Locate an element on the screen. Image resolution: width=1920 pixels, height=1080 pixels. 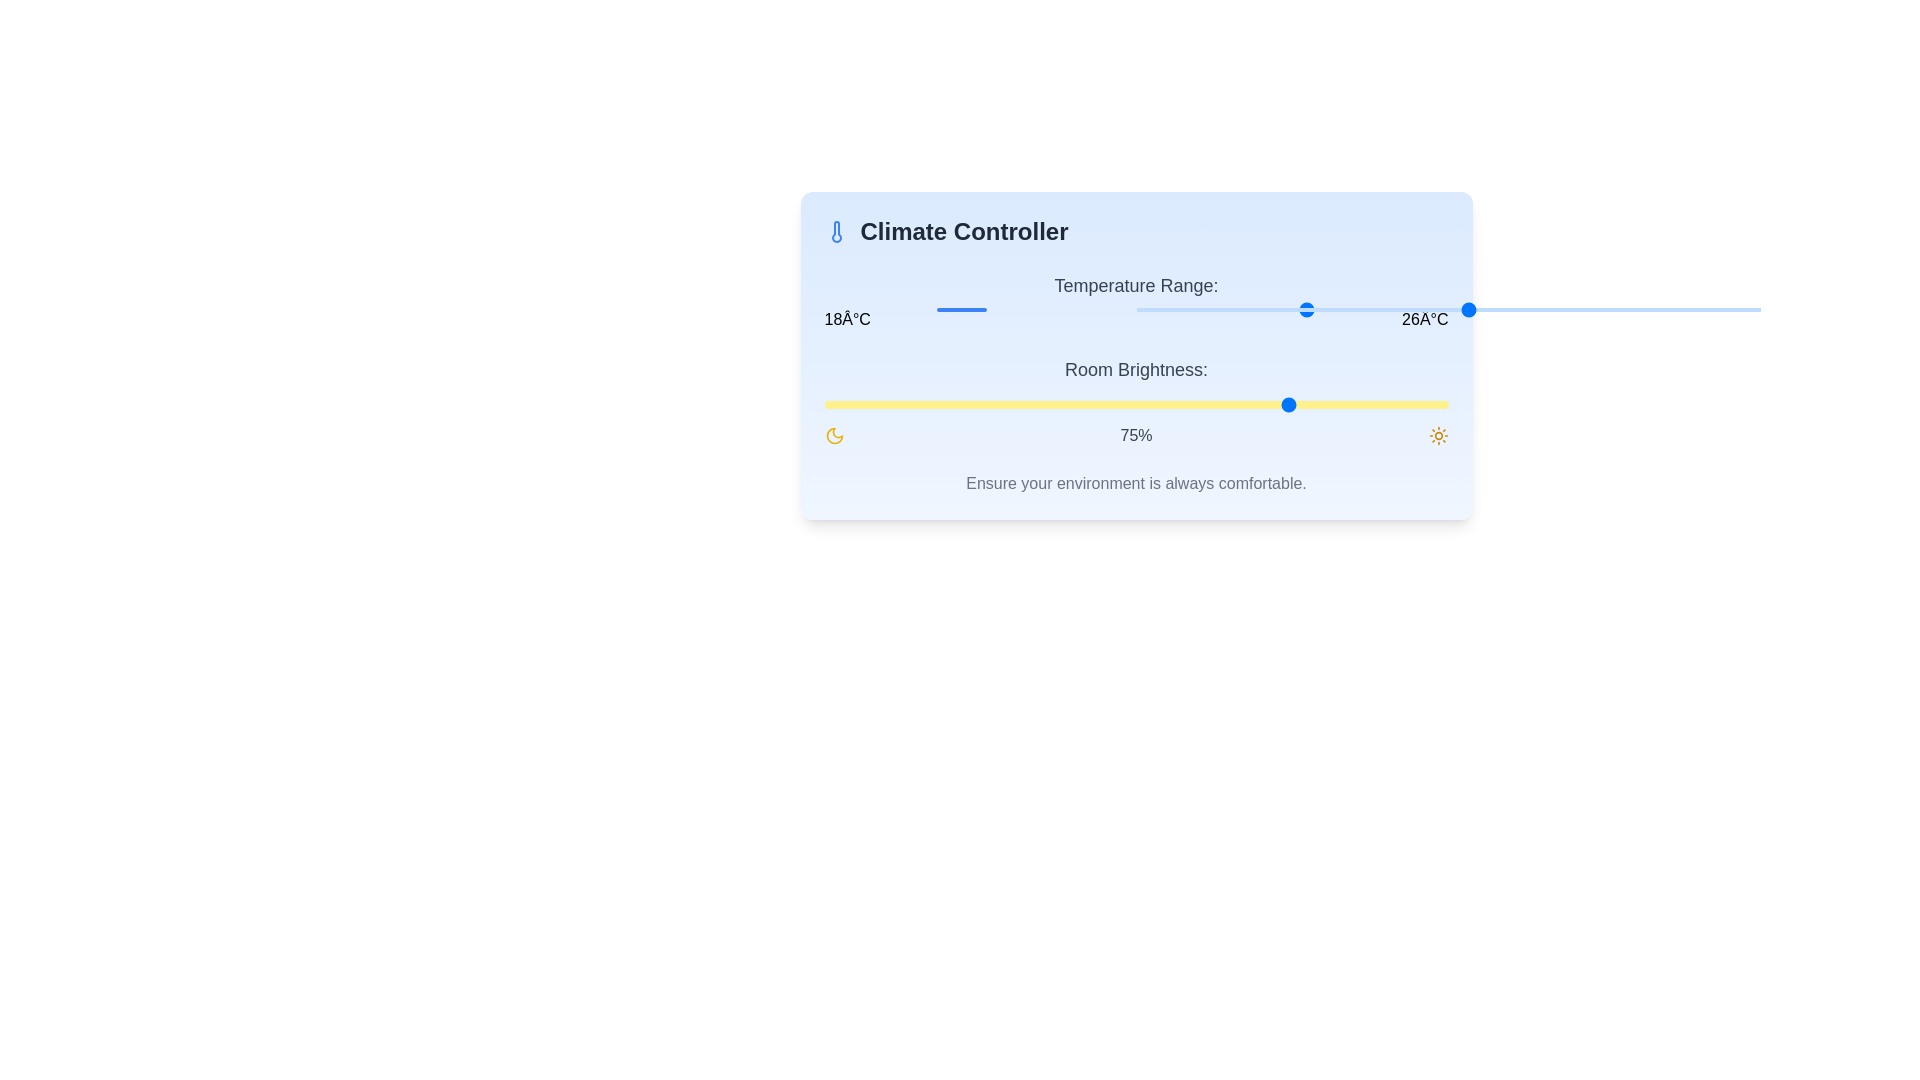
the room brightness is located at coordinates (1091, 405).